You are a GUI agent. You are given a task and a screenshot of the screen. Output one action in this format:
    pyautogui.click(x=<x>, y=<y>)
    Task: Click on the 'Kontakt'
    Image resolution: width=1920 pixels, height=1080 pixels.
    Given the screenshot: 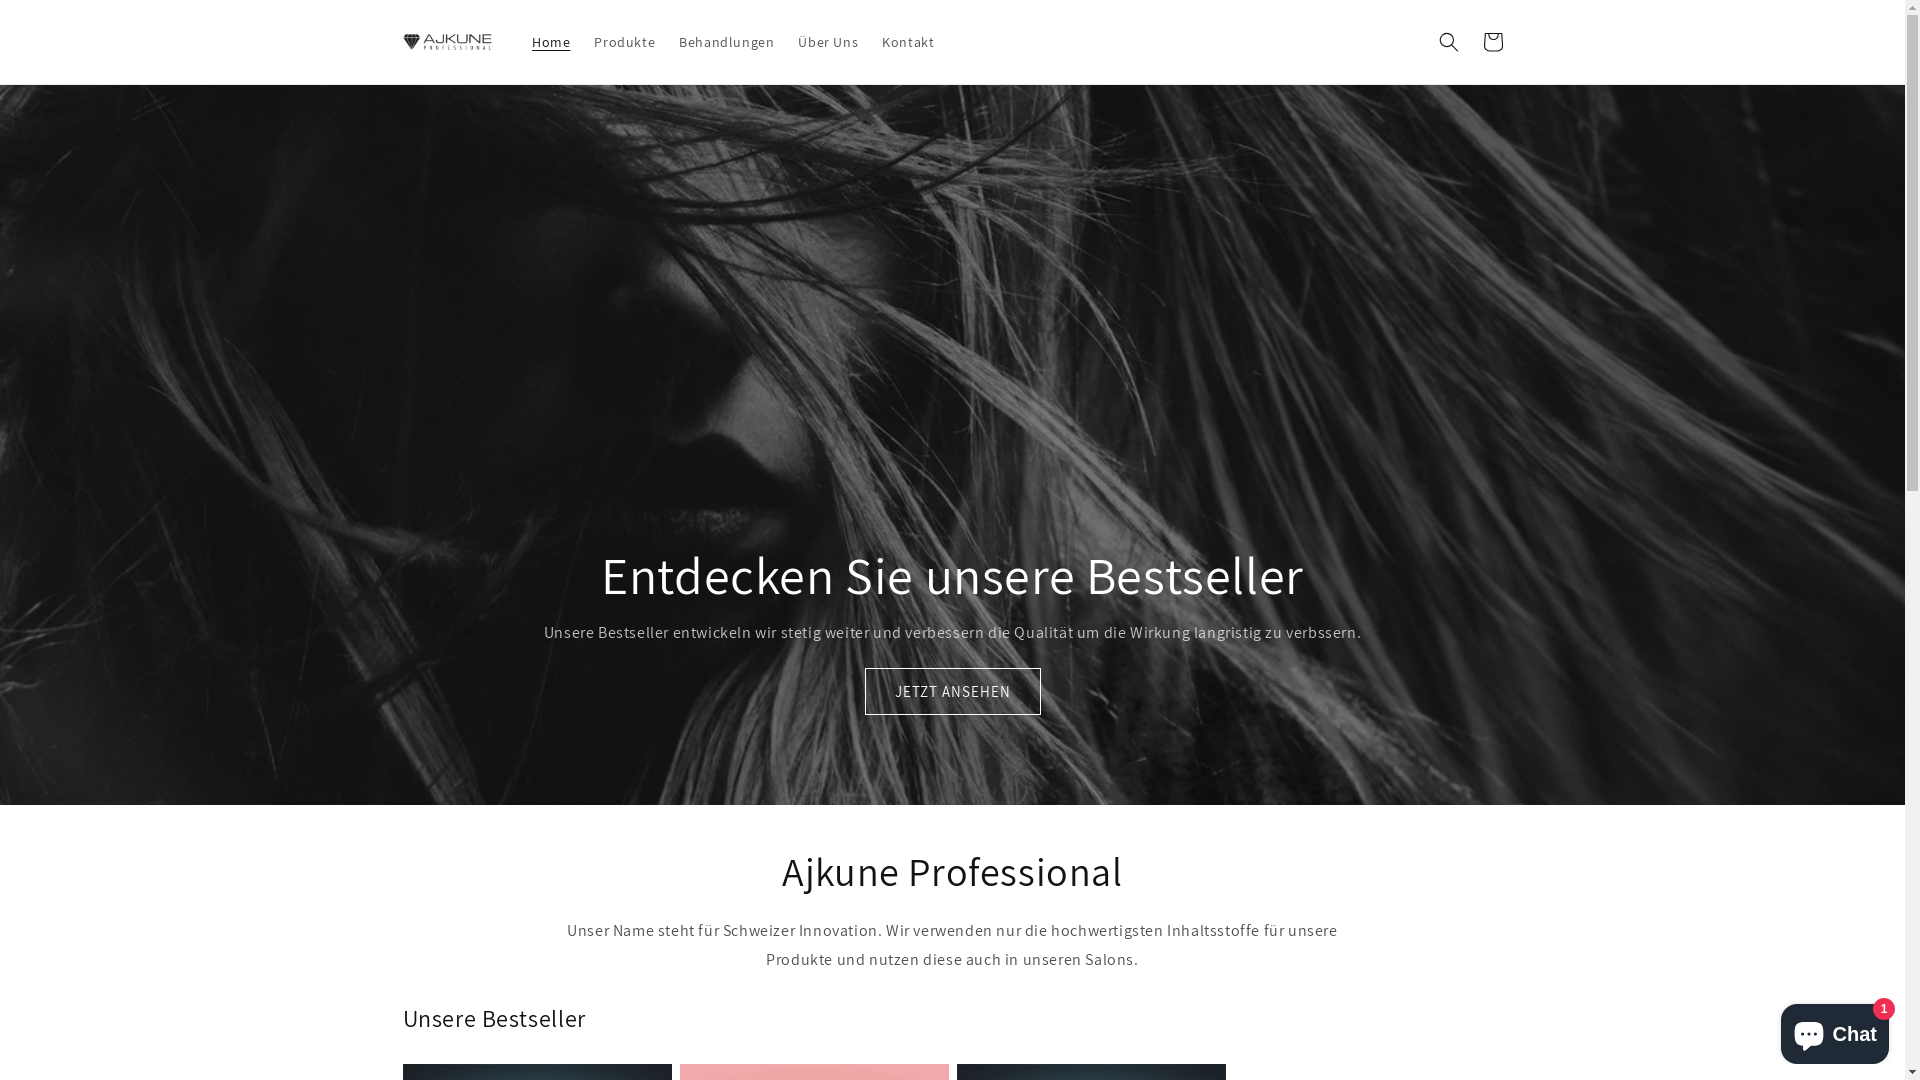 What is the action you would take?
    pyautogui.click(x=906, y=42)
    